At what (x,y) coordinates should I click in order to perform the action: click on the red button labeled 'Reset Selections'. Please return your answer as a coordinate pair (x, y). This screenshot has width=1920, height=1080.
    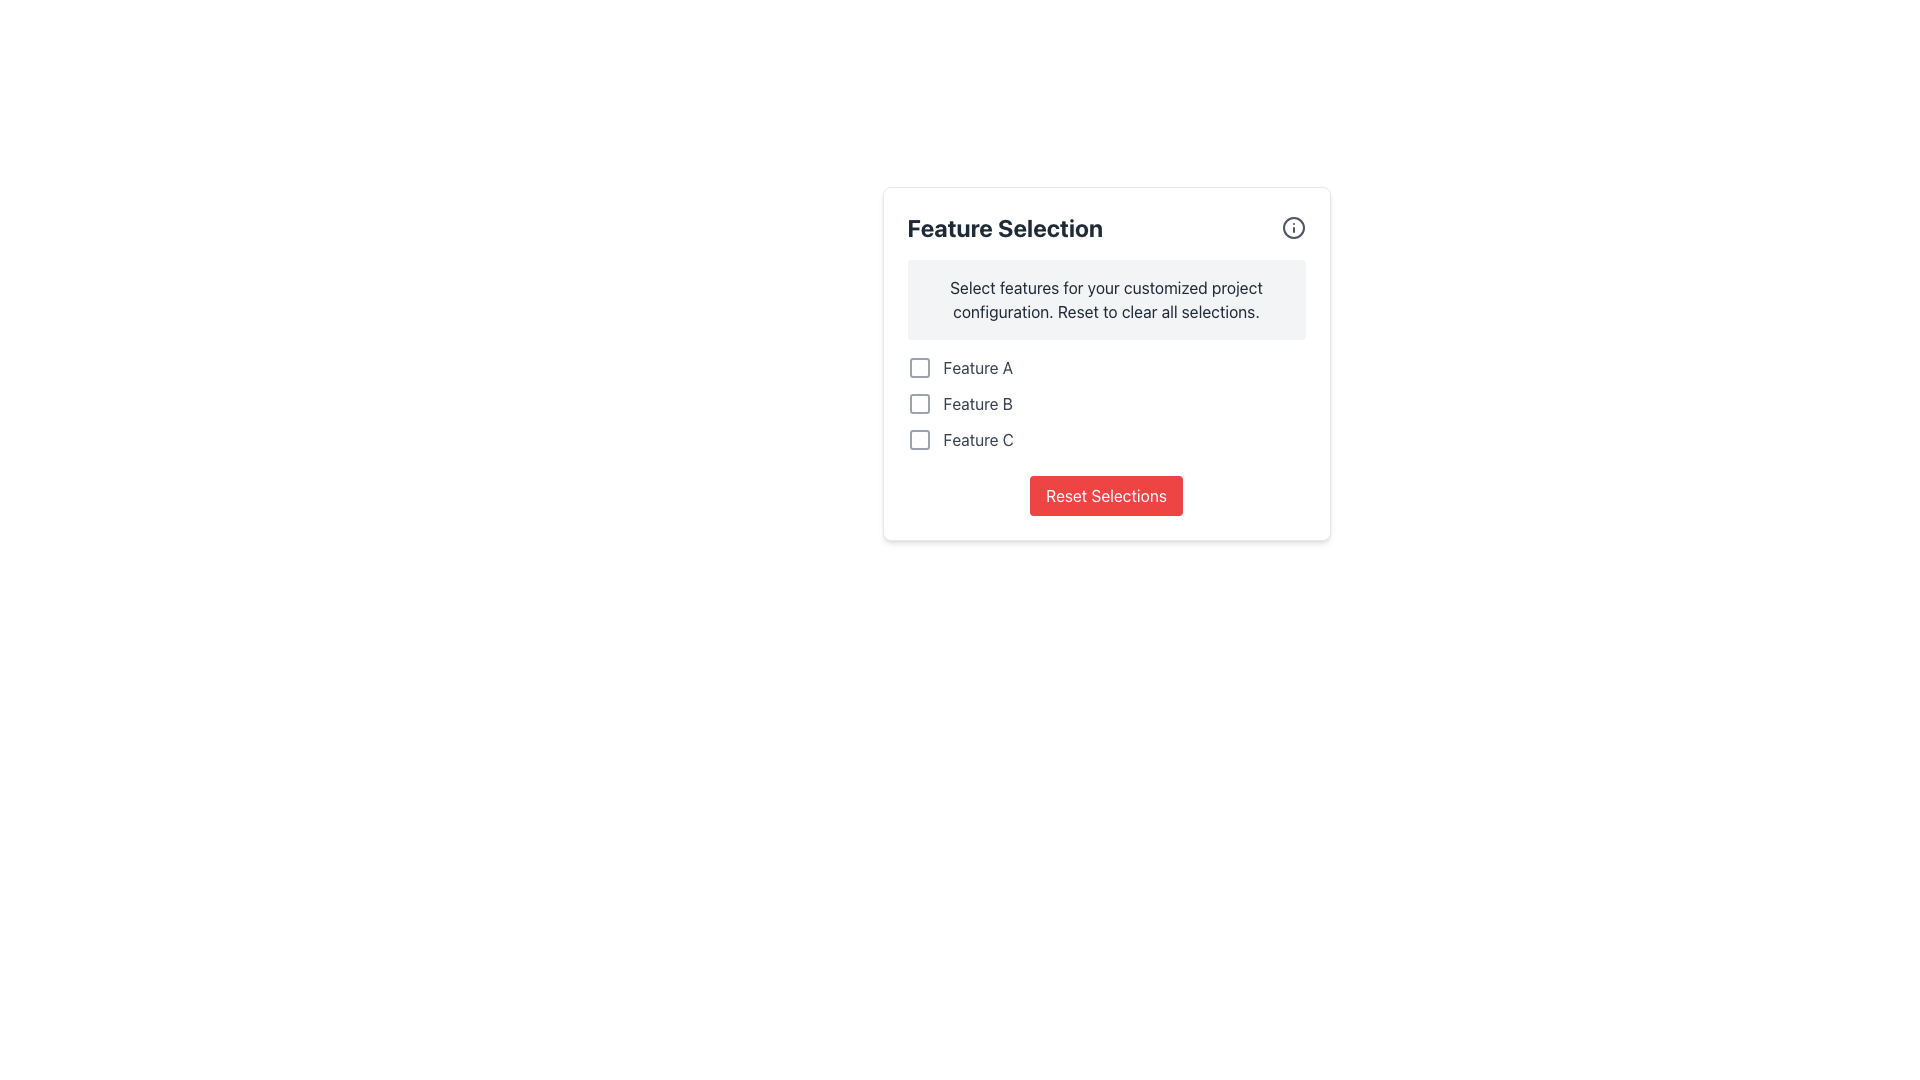
    Looking at the image, I should click on (1105, 495).